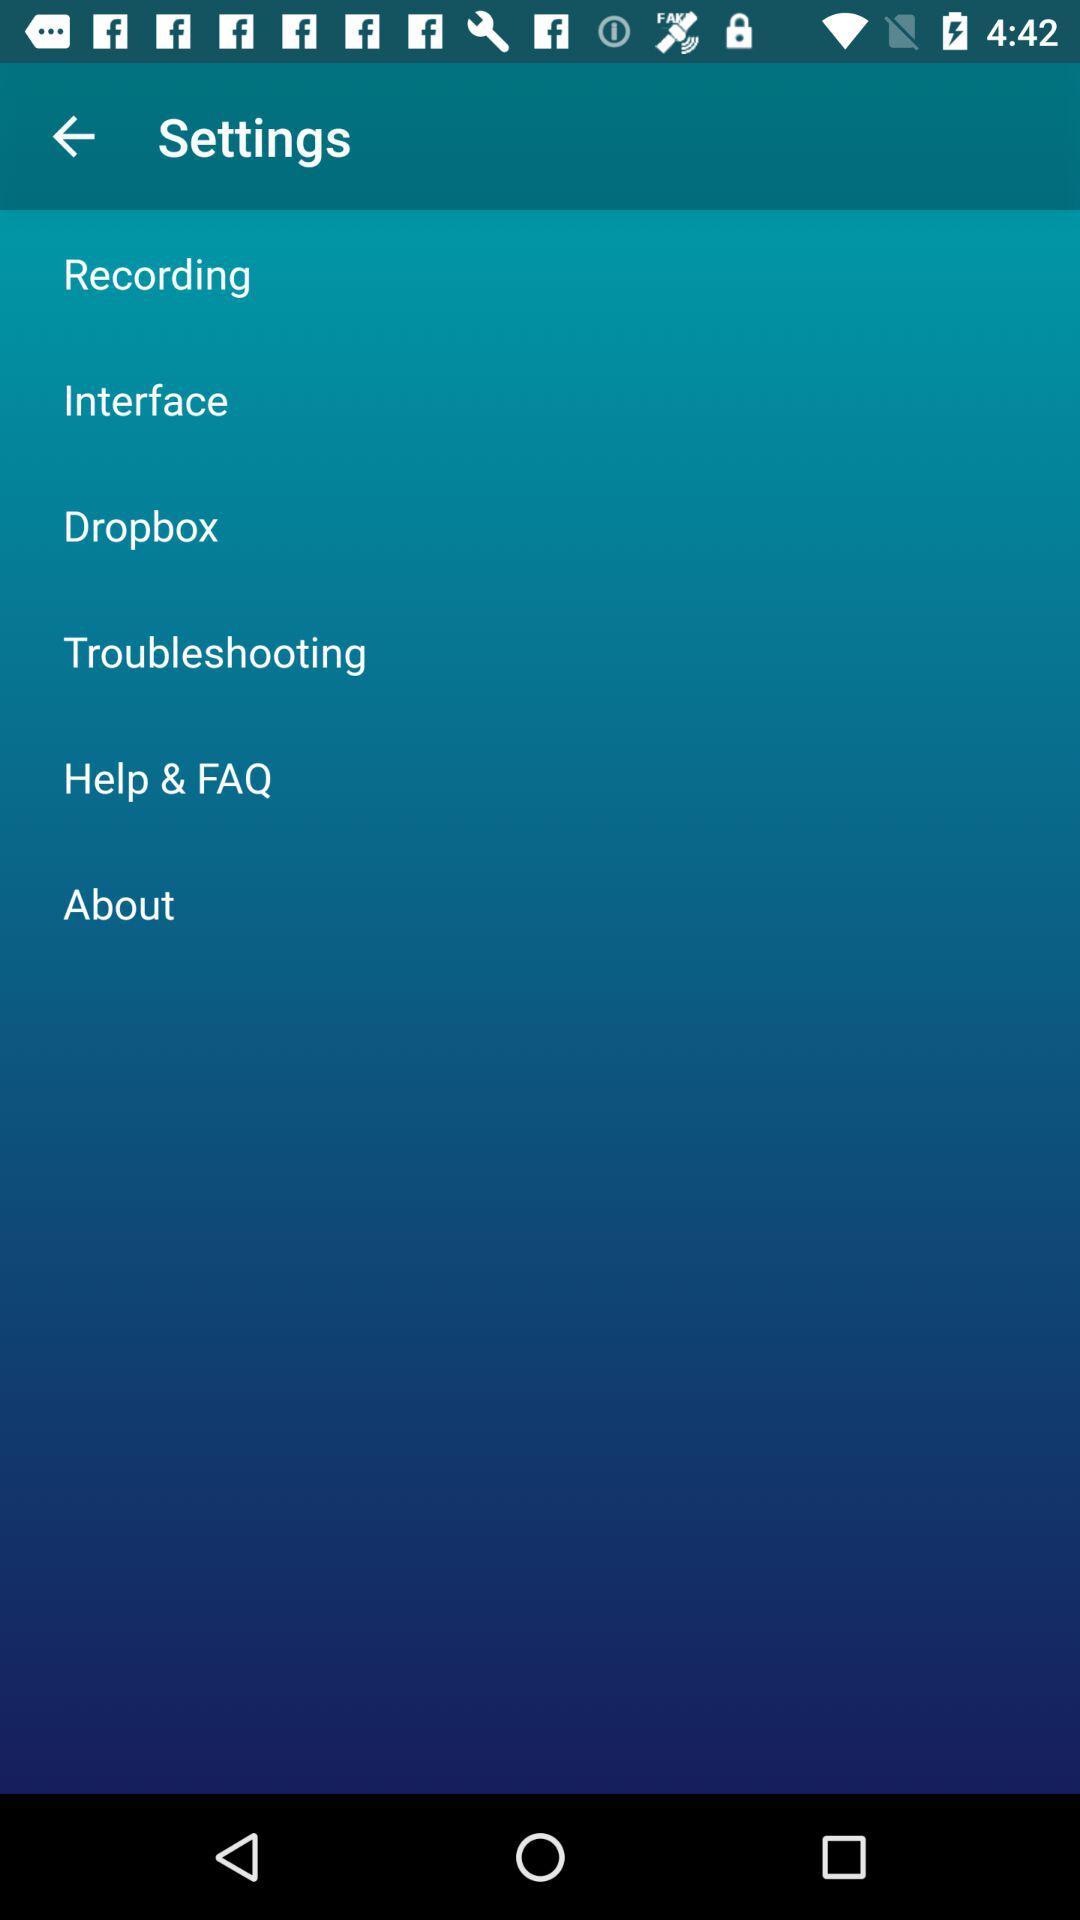  I want to click on the dropbox item, so click(140, 524).